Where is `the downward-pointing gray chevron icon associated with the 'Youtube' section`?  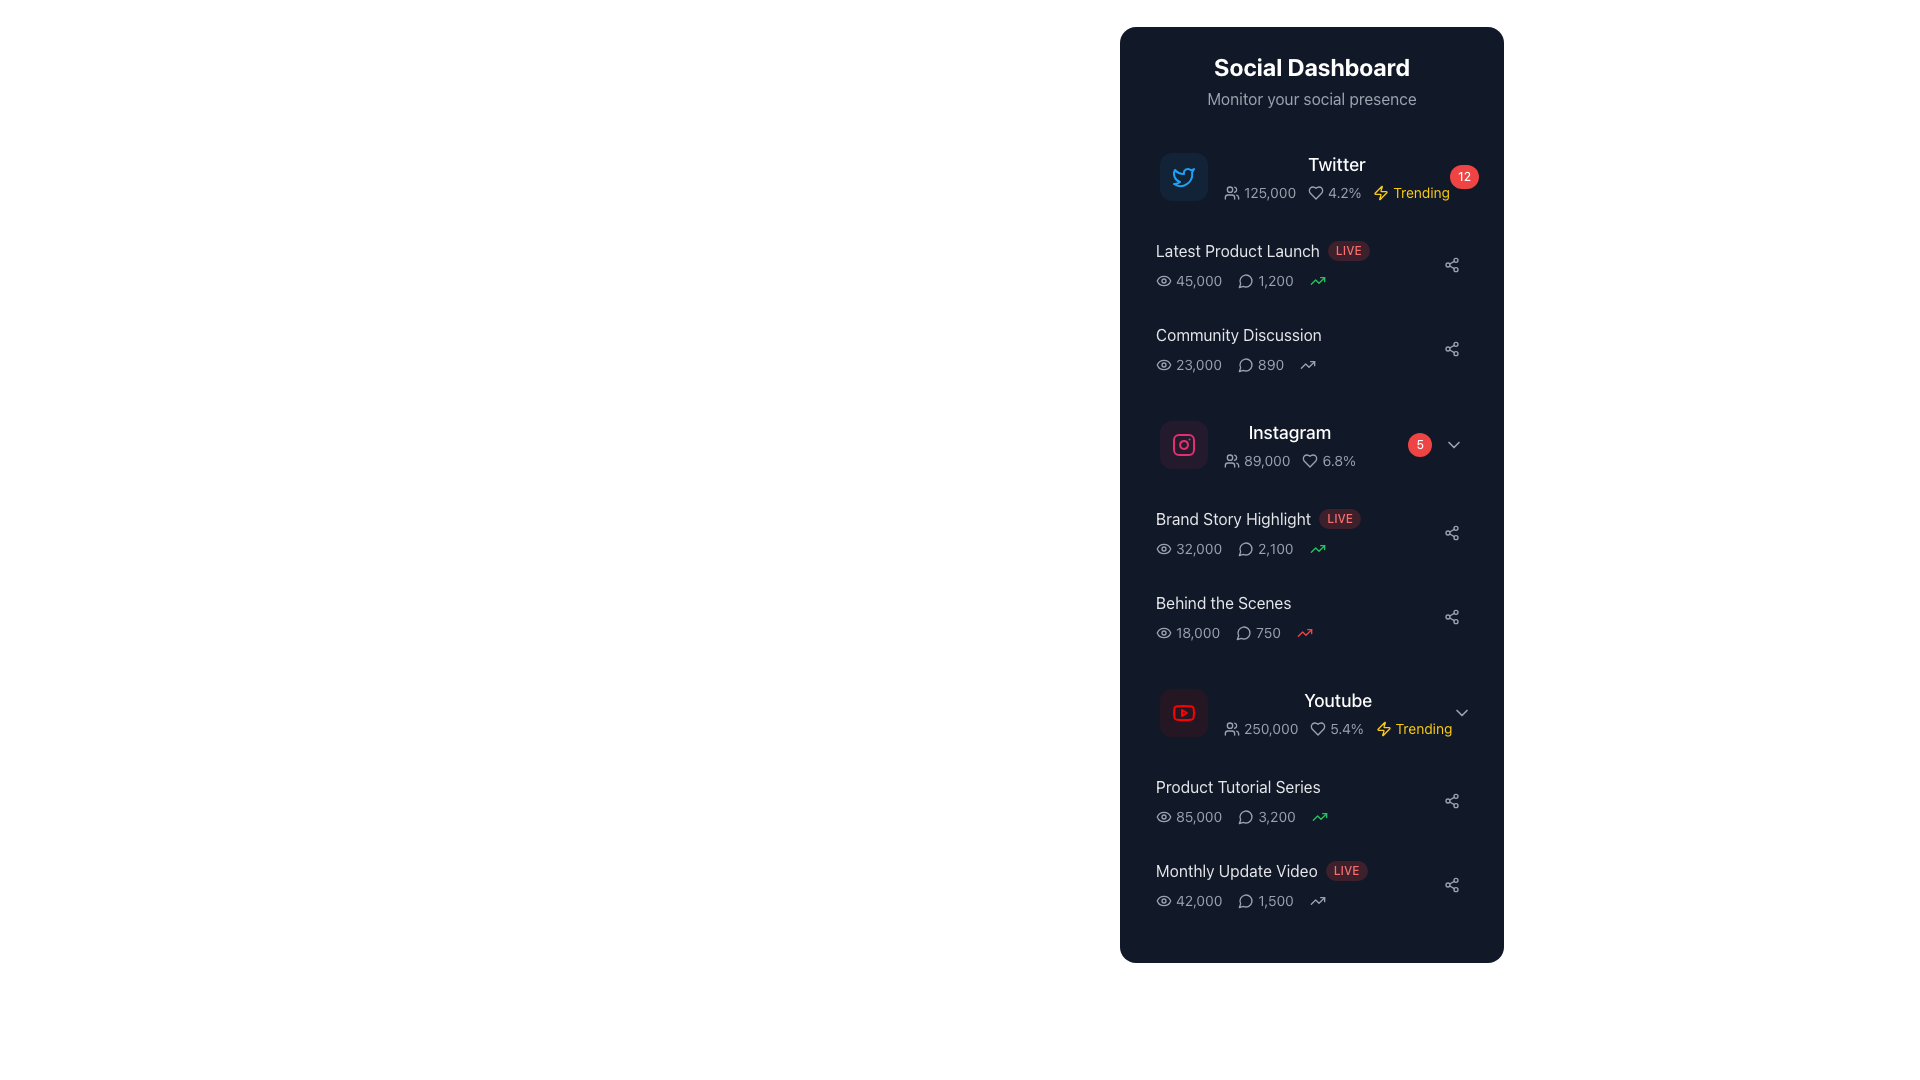 the downward-pointing gray chevron icon associated with the 'Youtube' section is located at coordinates (1462, 712).